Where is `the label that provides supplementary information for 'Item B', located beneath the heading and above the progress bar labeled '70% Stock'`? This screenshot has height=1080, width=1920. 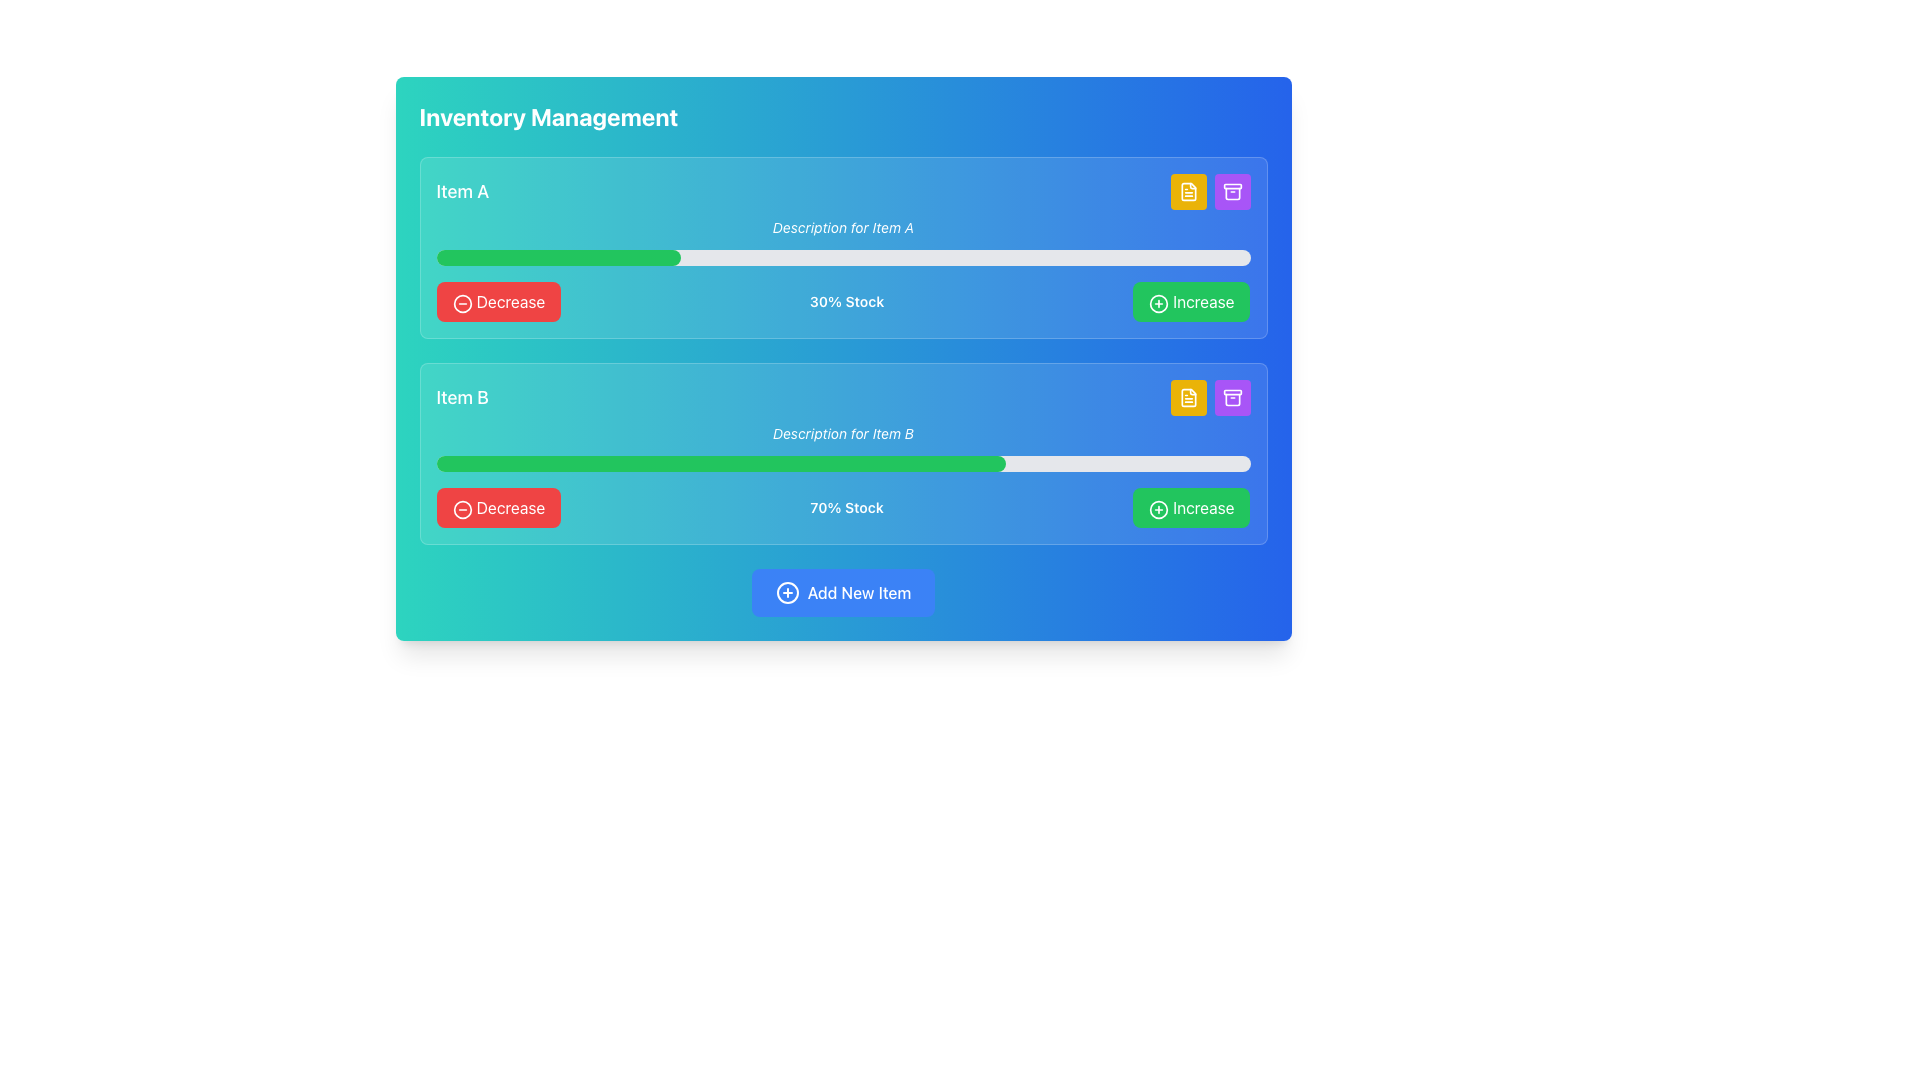
the label that provides supplementary information for 'Item B', located beneath the heading and above the progress bar labeled '70% Stock' is located at coordinates (843, 433).